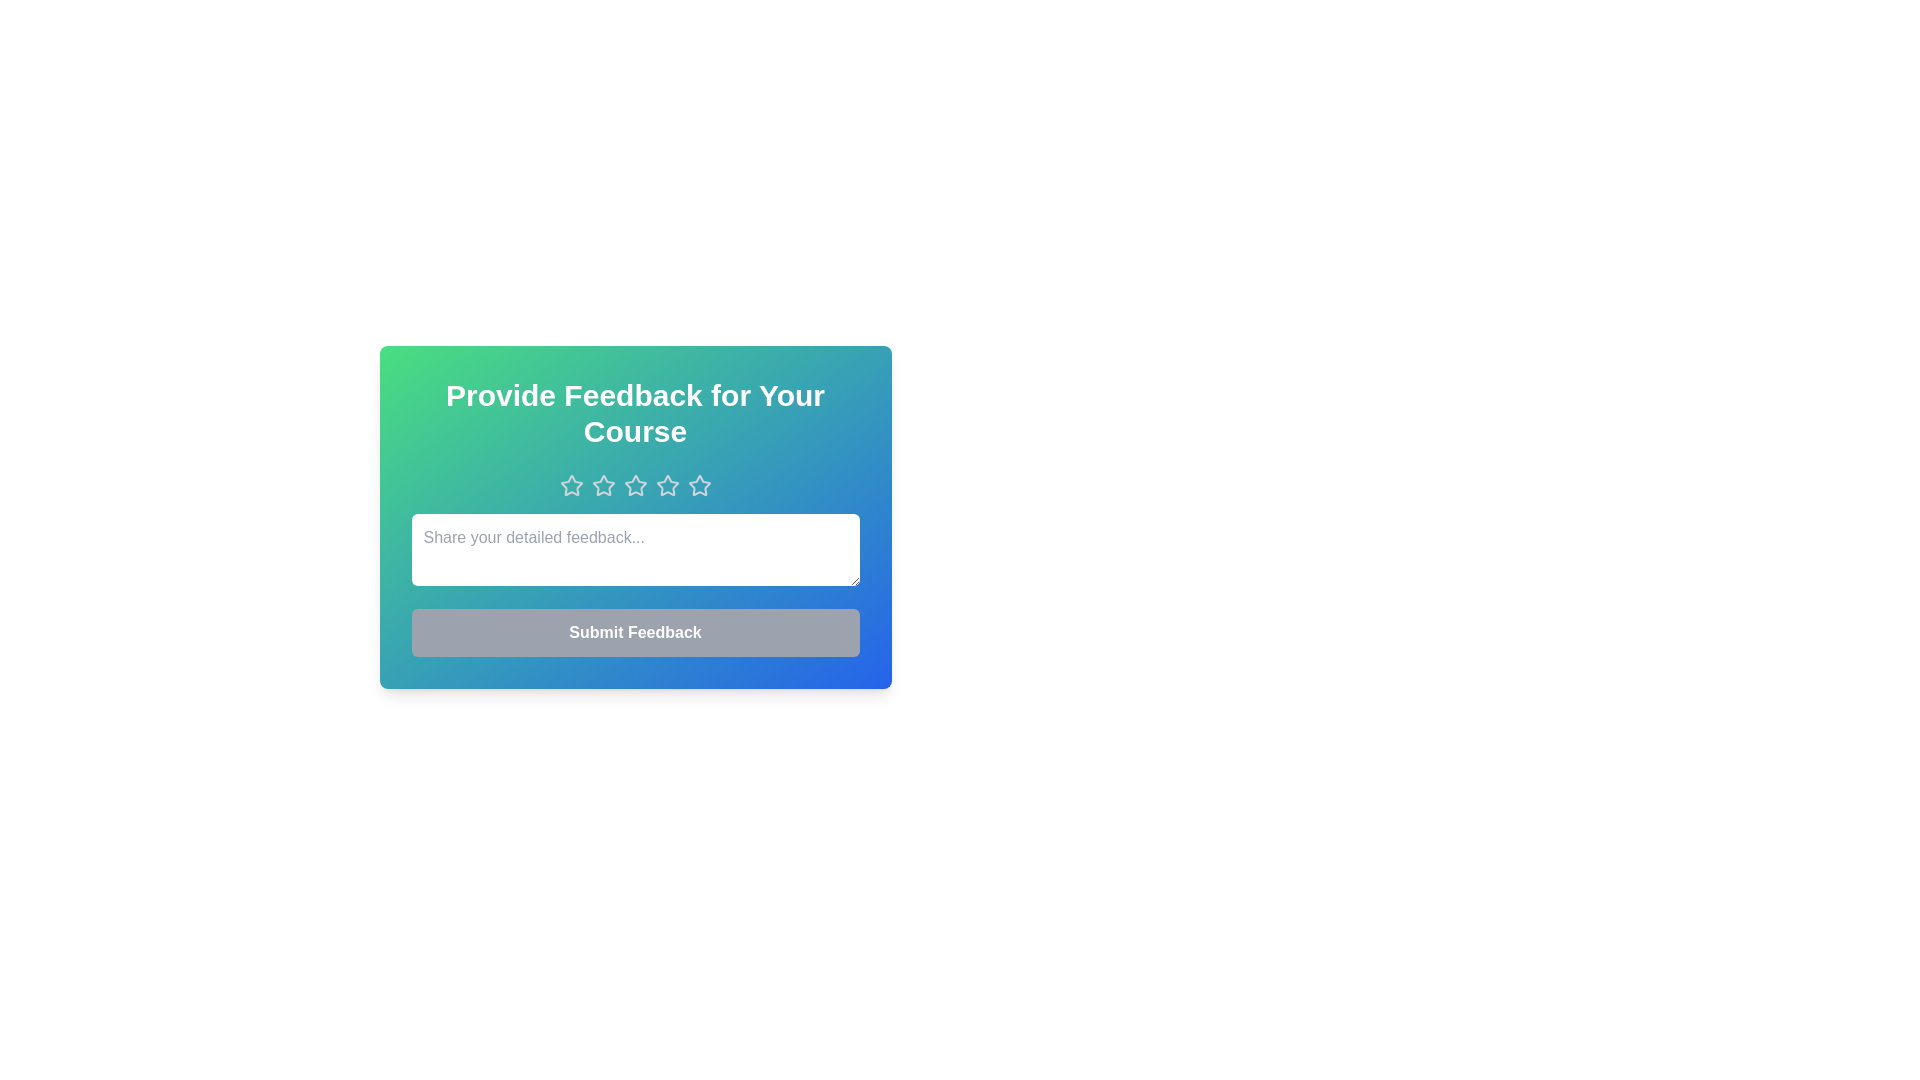 This screenshot has height=1080, width=1920. Describe the element at coordinates (667, 486) in the screenshot. I see `the star corresponding to the rating 4 to set it` at that location.